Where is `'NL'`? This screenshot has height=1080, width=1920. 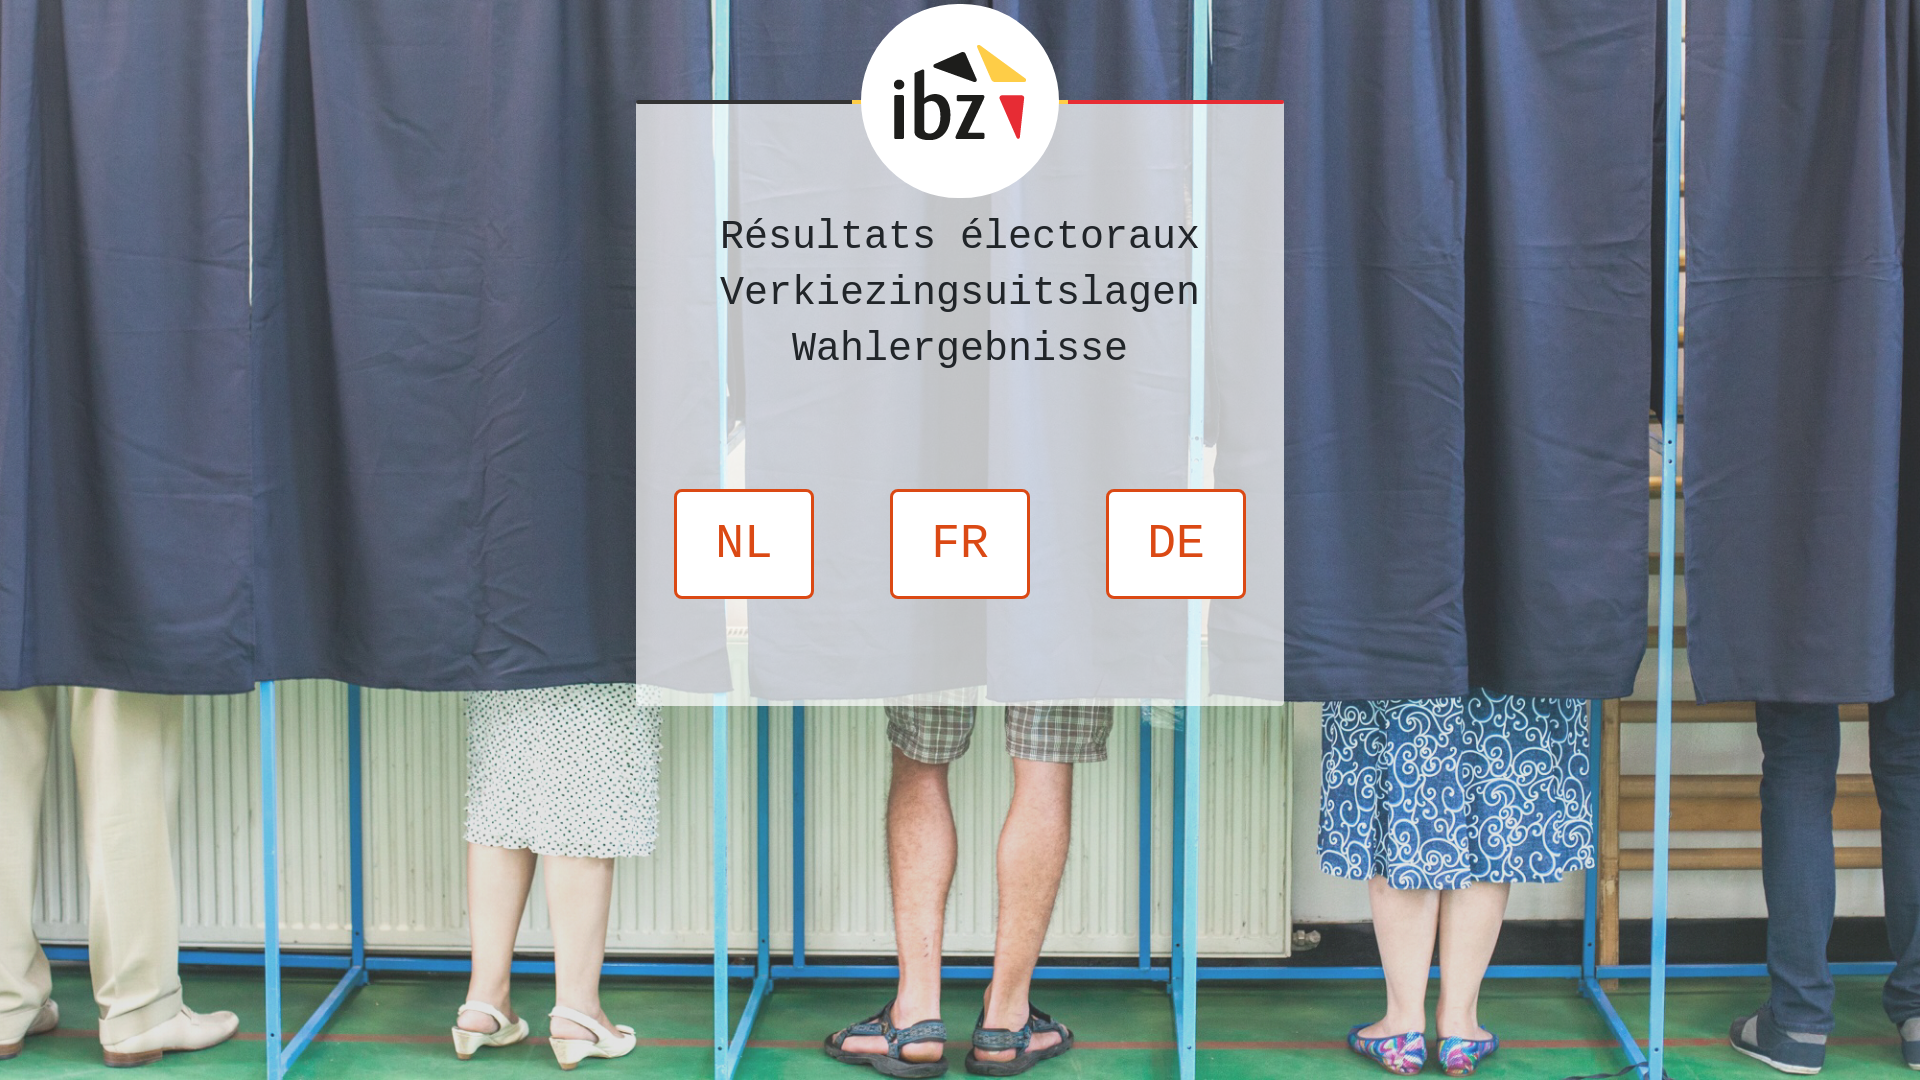
'NL' is located at coordinates (743, 543).